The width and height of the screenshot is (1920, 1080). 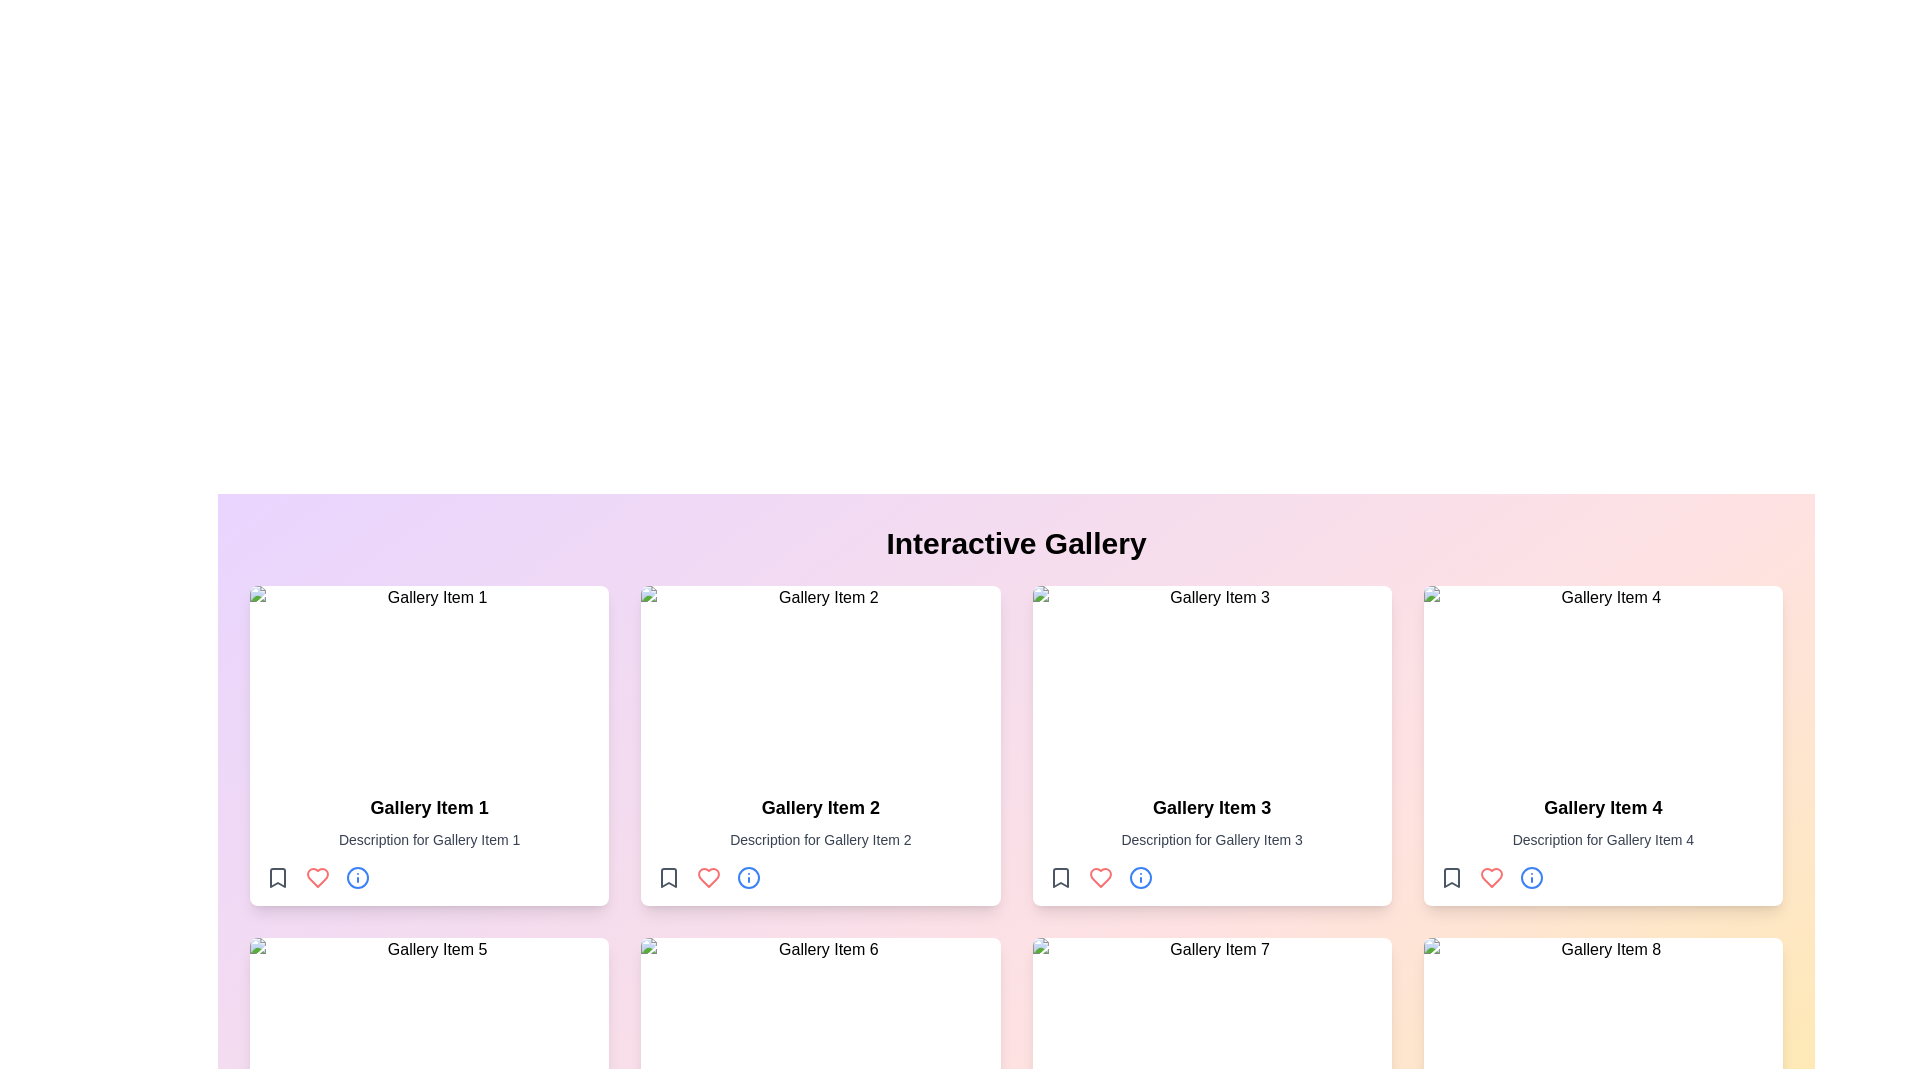 I want to click on the information icon located in the horizontal action bar at the bottom of the first gallery card, which is the third icon from the left, so click(x=358, y=877).